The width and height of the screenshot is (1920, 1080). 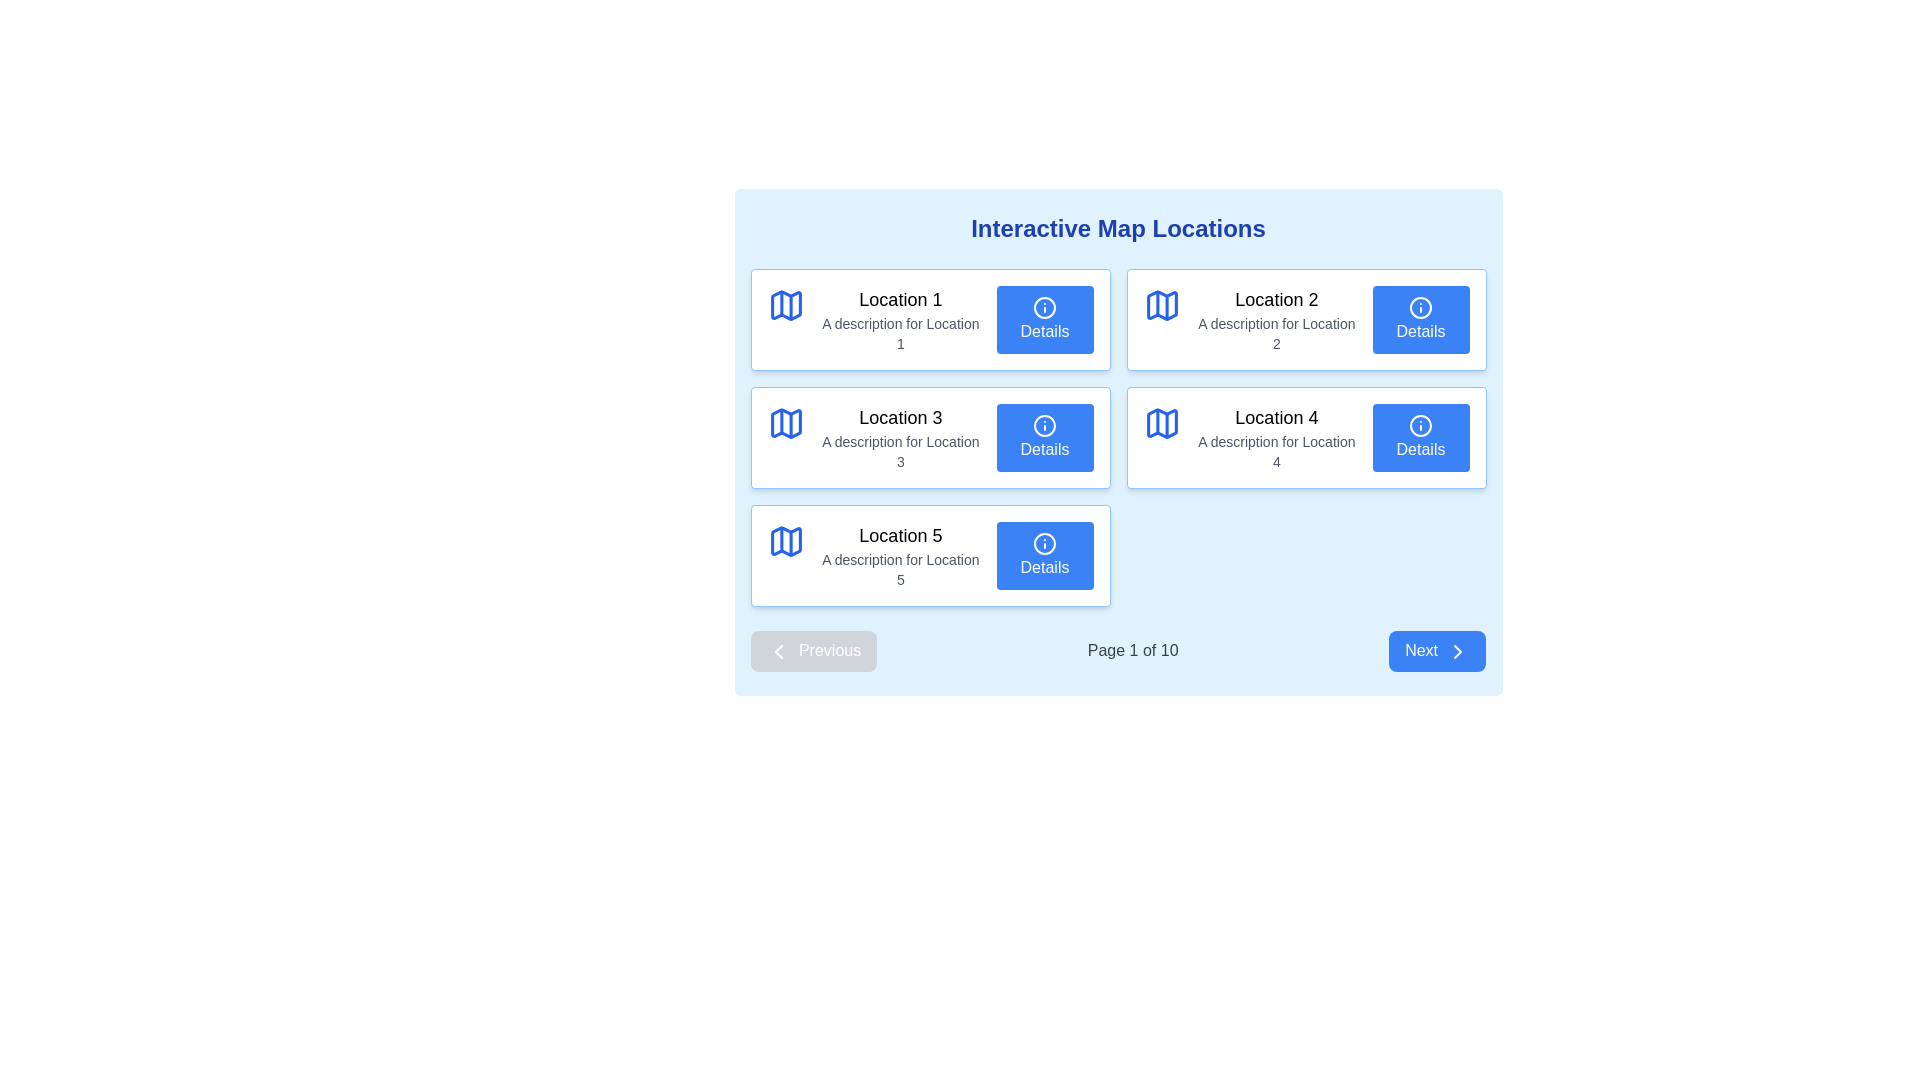 I want to click on the map icon located in the fourth position of the main layout grid above the text 'Location 4' and adjacent to the 'Details' button, so click(x=1162, y=423).